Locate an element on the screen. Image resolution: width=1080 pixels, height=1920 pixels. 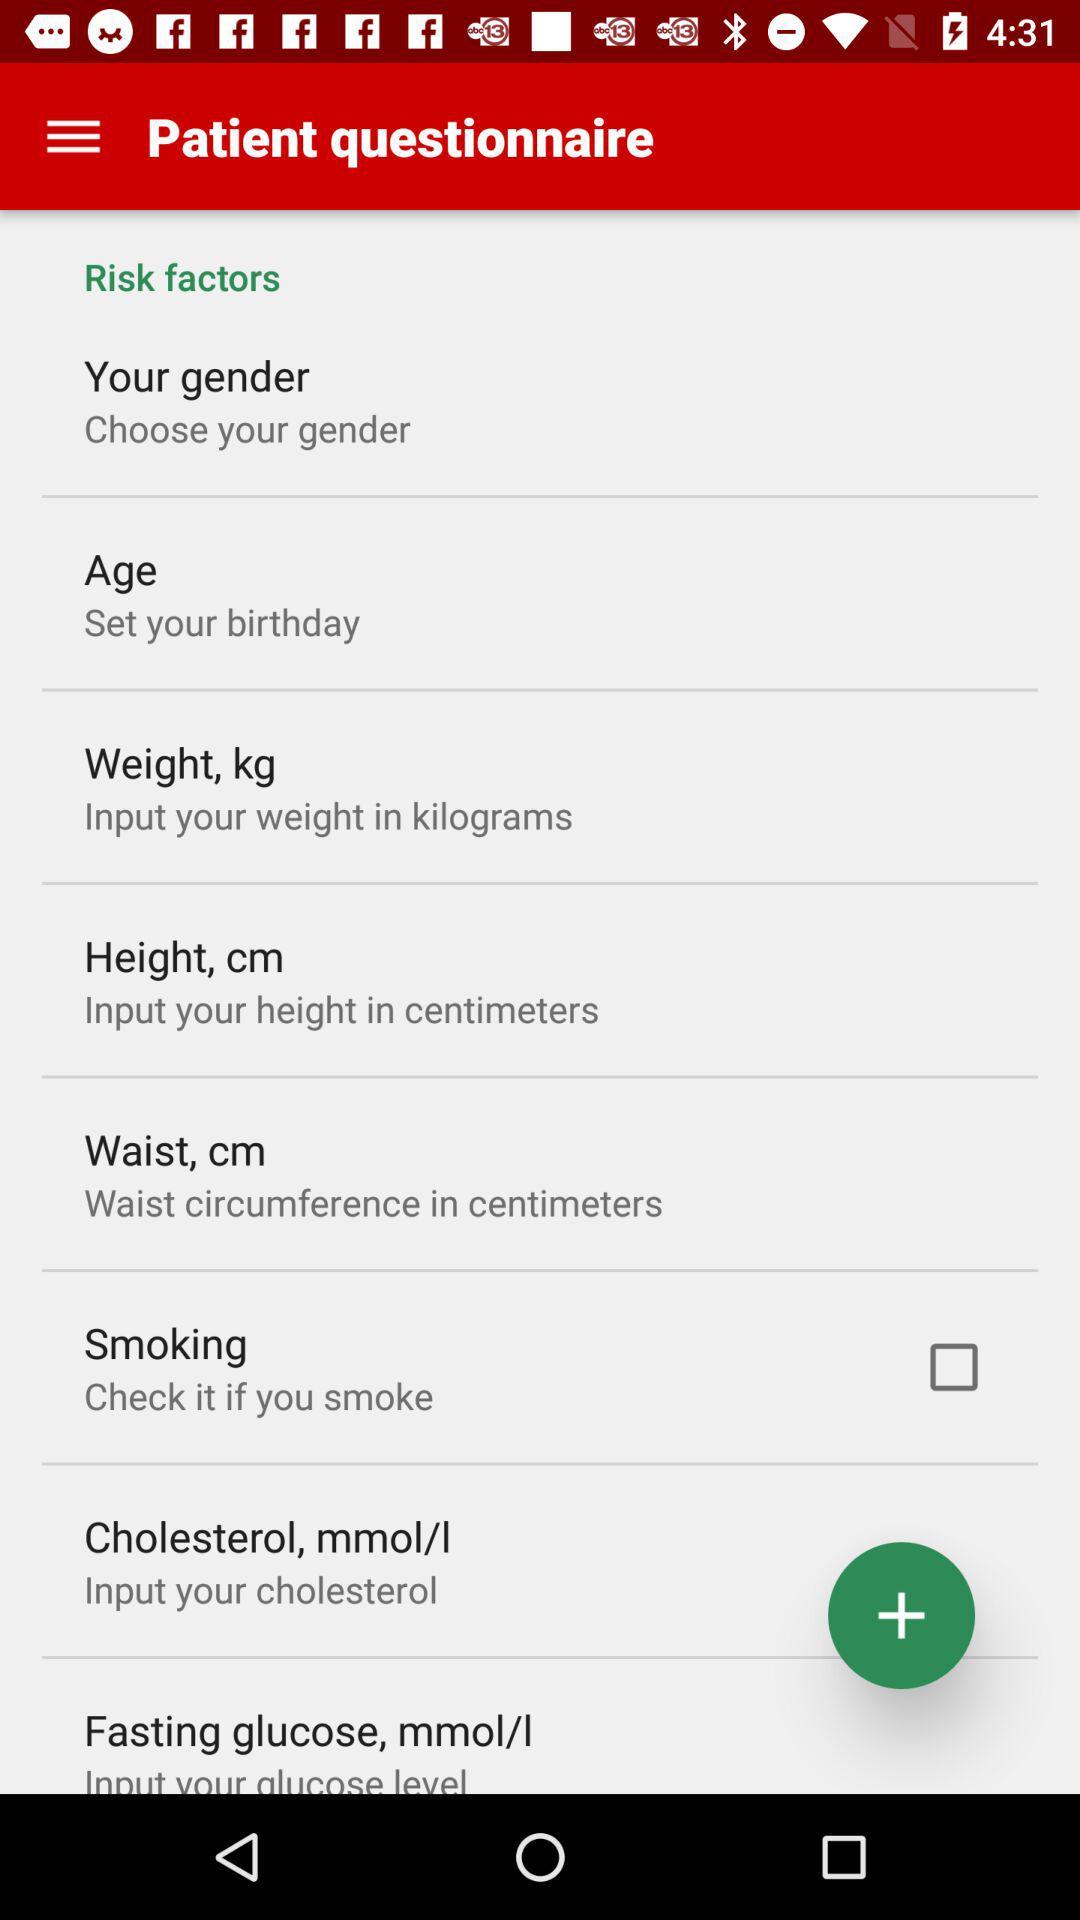
check it if item is located at coordinates (257, 1394).